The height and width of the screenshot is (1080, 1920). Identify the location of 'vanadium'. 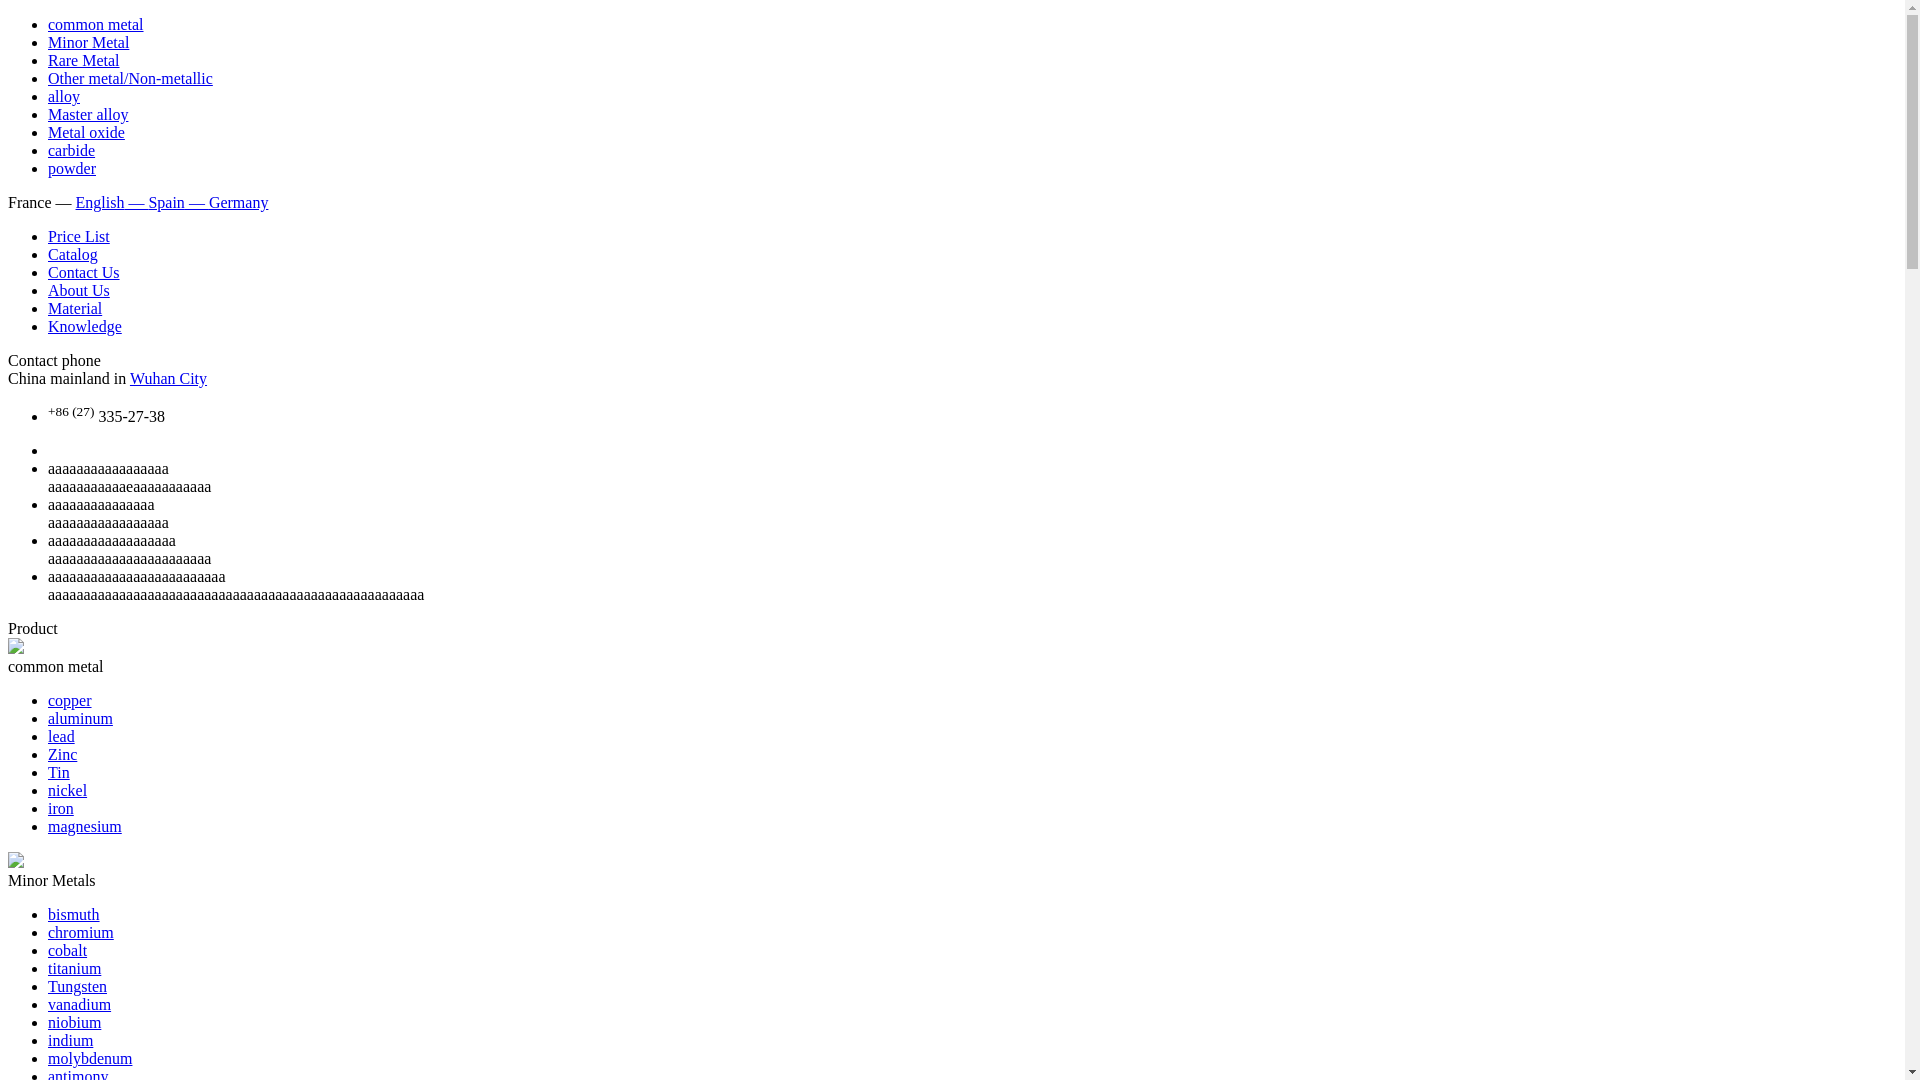
(79, 1004).